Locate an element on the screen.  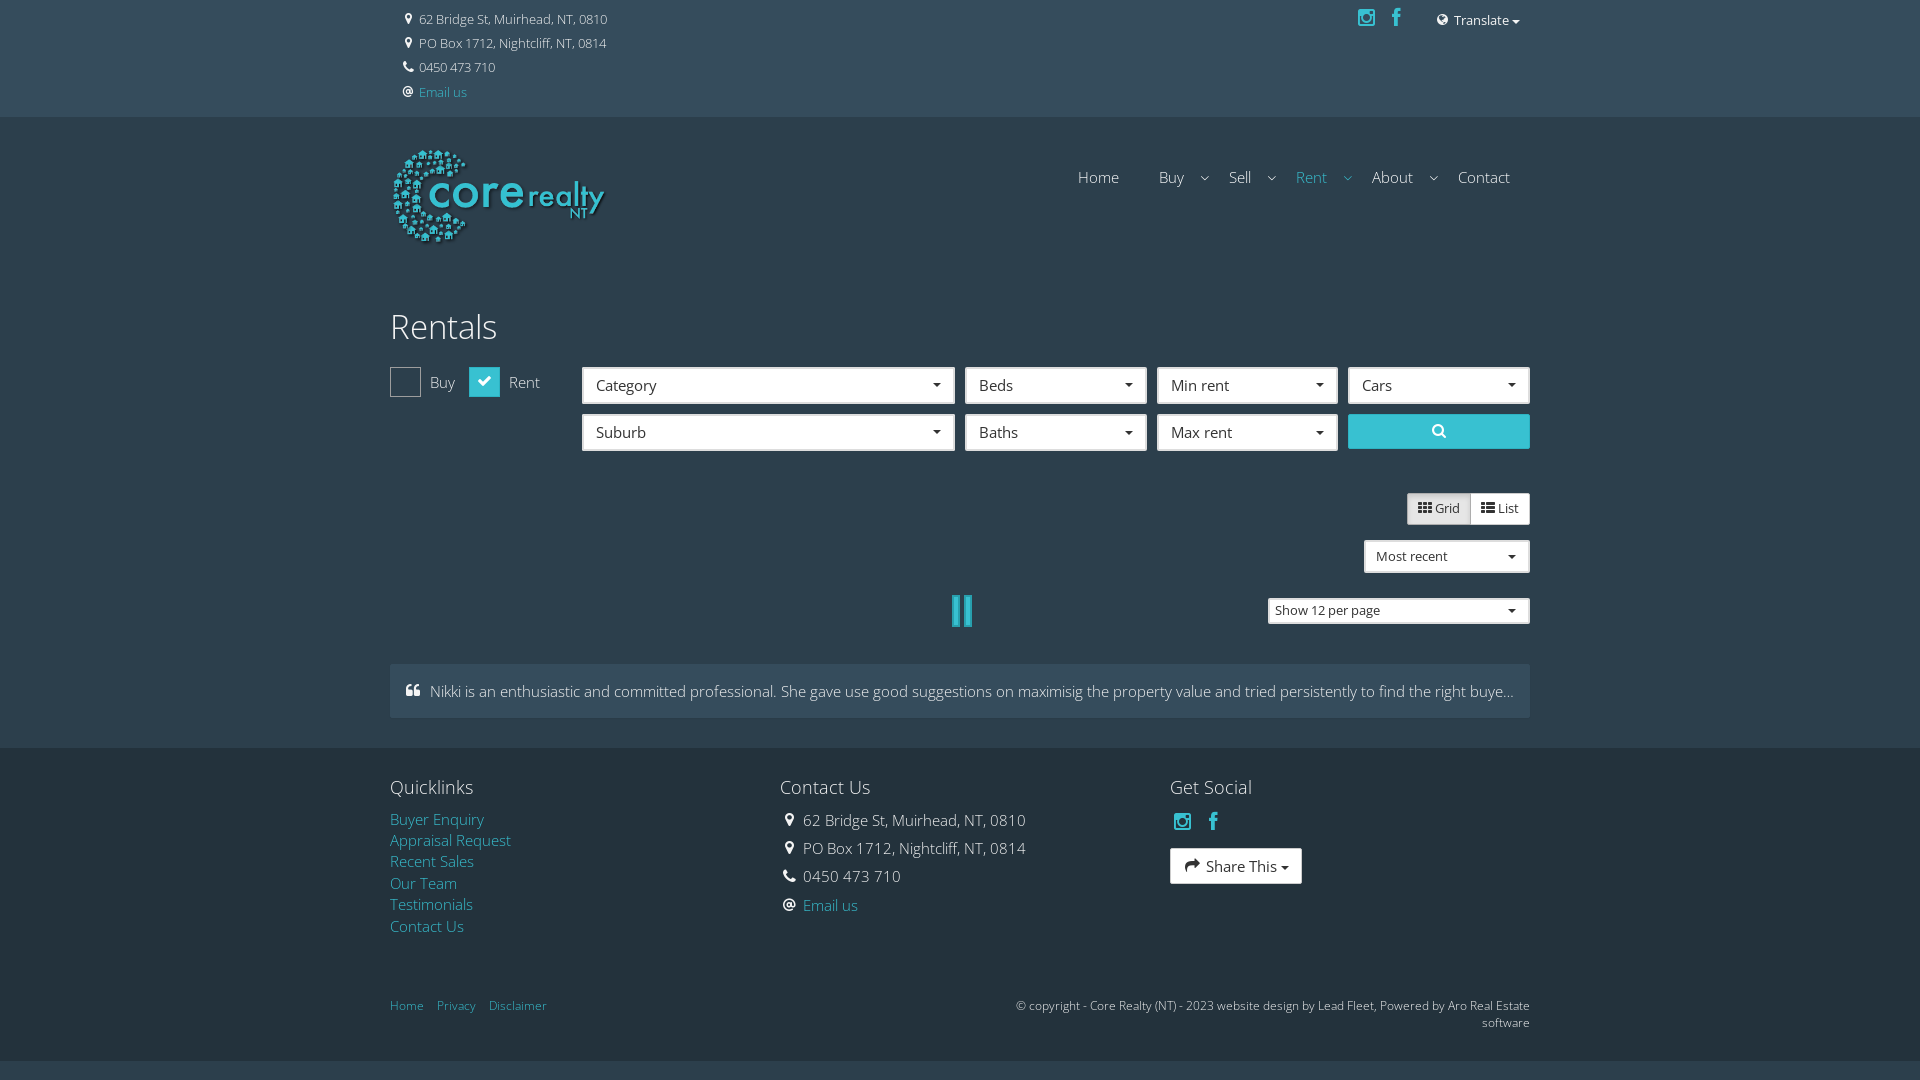
'Share This' is located at coordinates (1235, 865).